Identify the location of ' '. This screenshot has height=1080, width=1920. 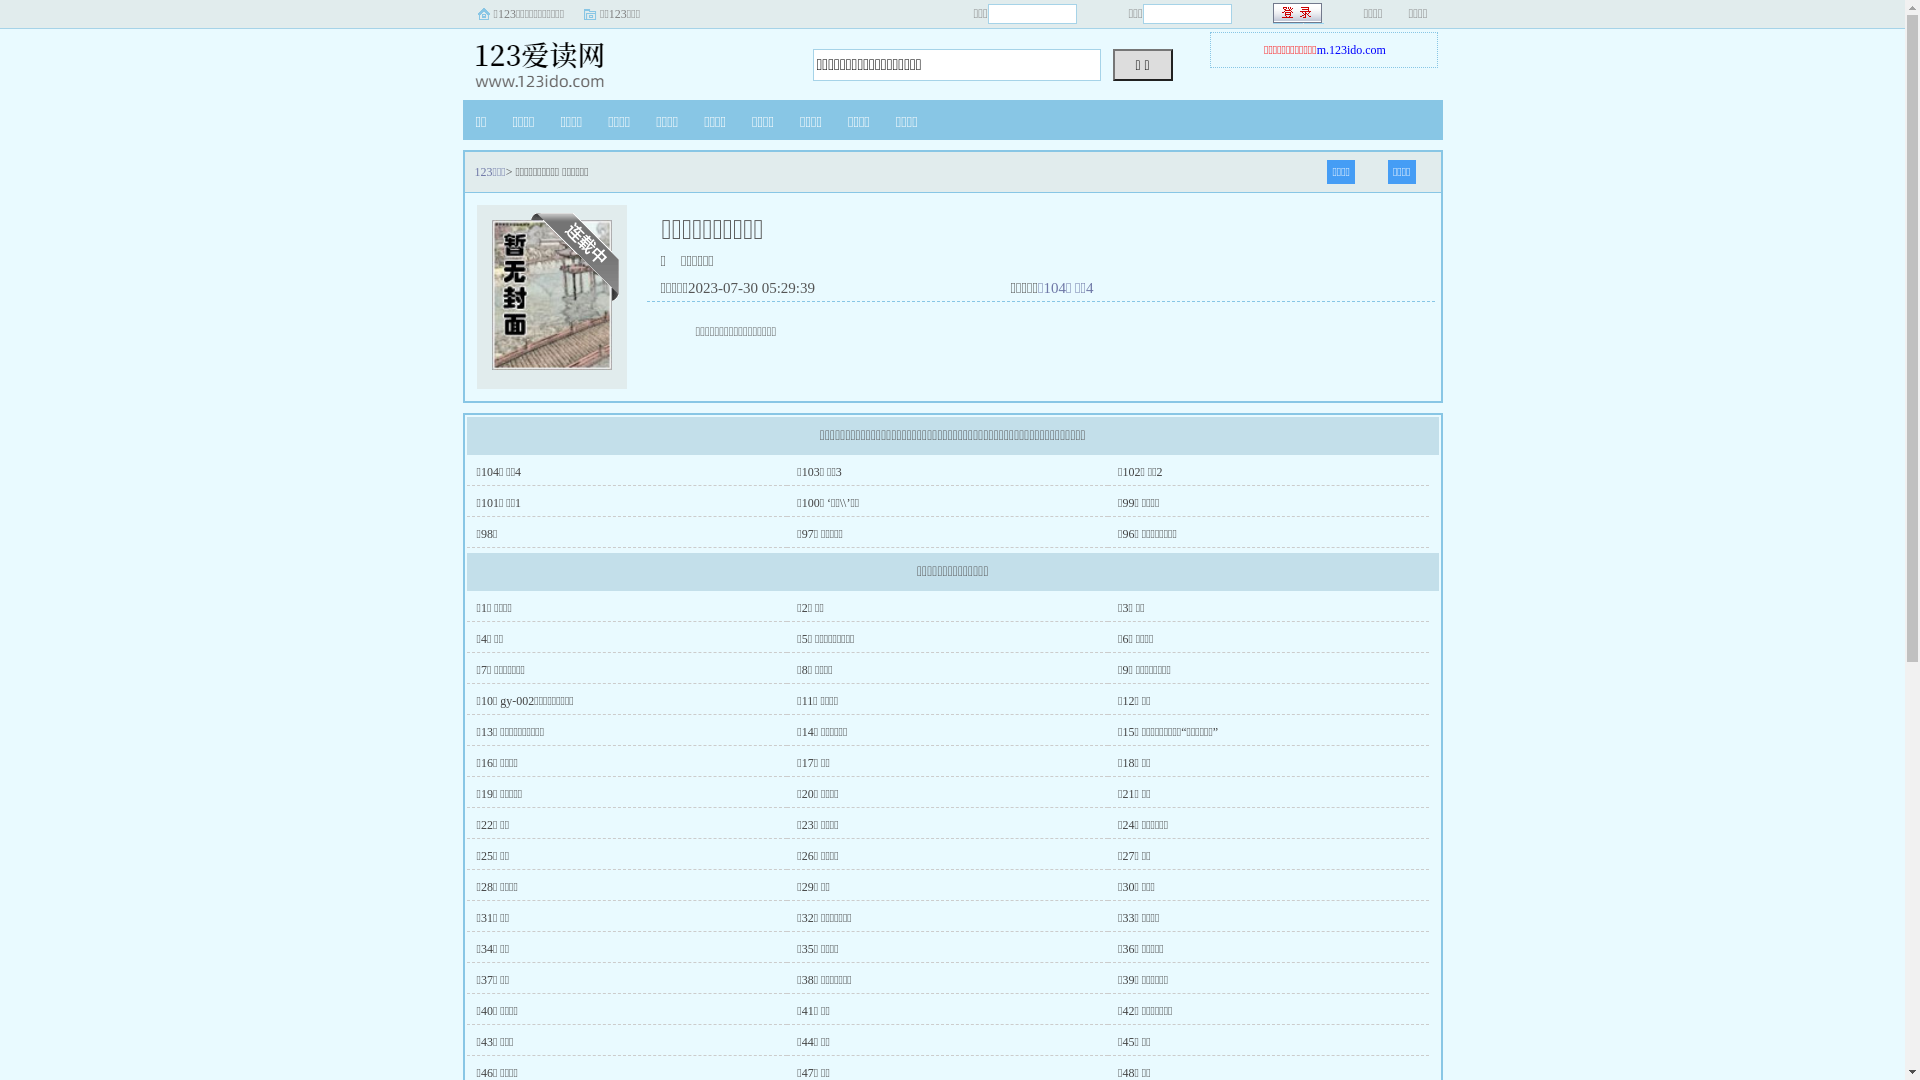
(1297, 13).